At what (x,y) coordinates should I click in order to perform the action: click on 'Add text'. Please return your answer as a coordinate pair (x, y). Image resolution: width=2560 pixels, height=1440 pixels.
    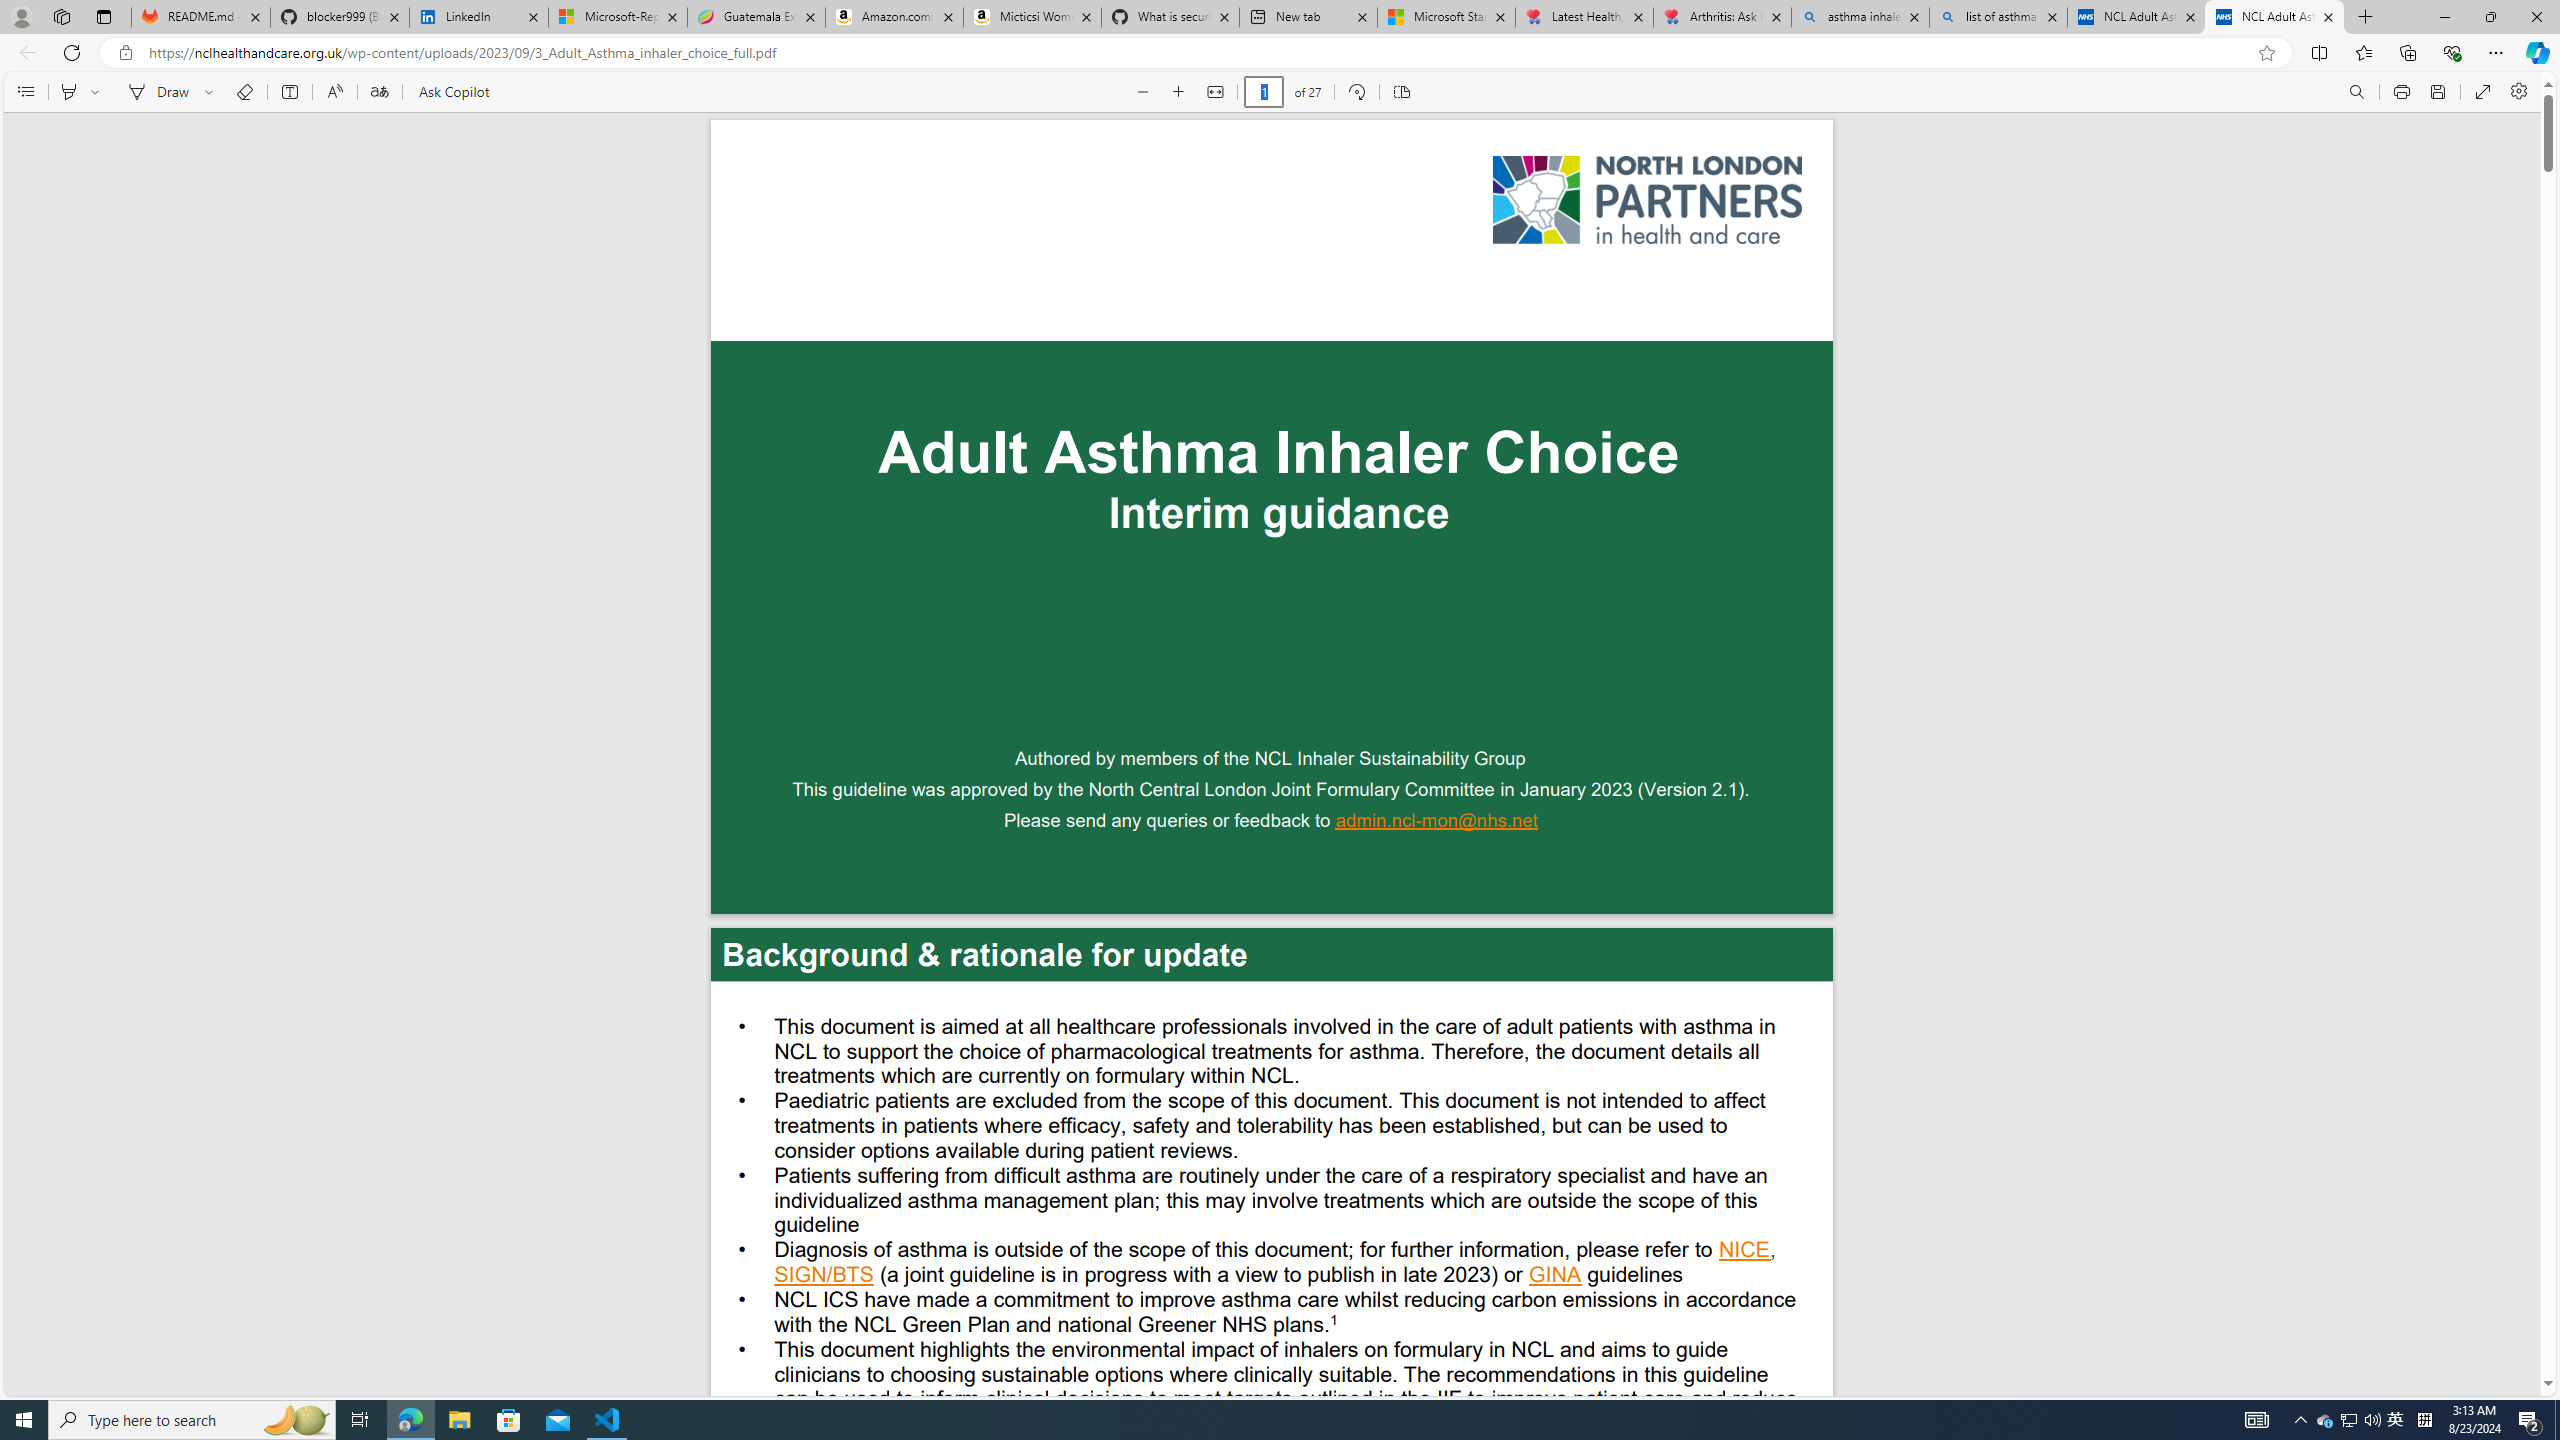
    Looking at the image, I should click on (289, 91).